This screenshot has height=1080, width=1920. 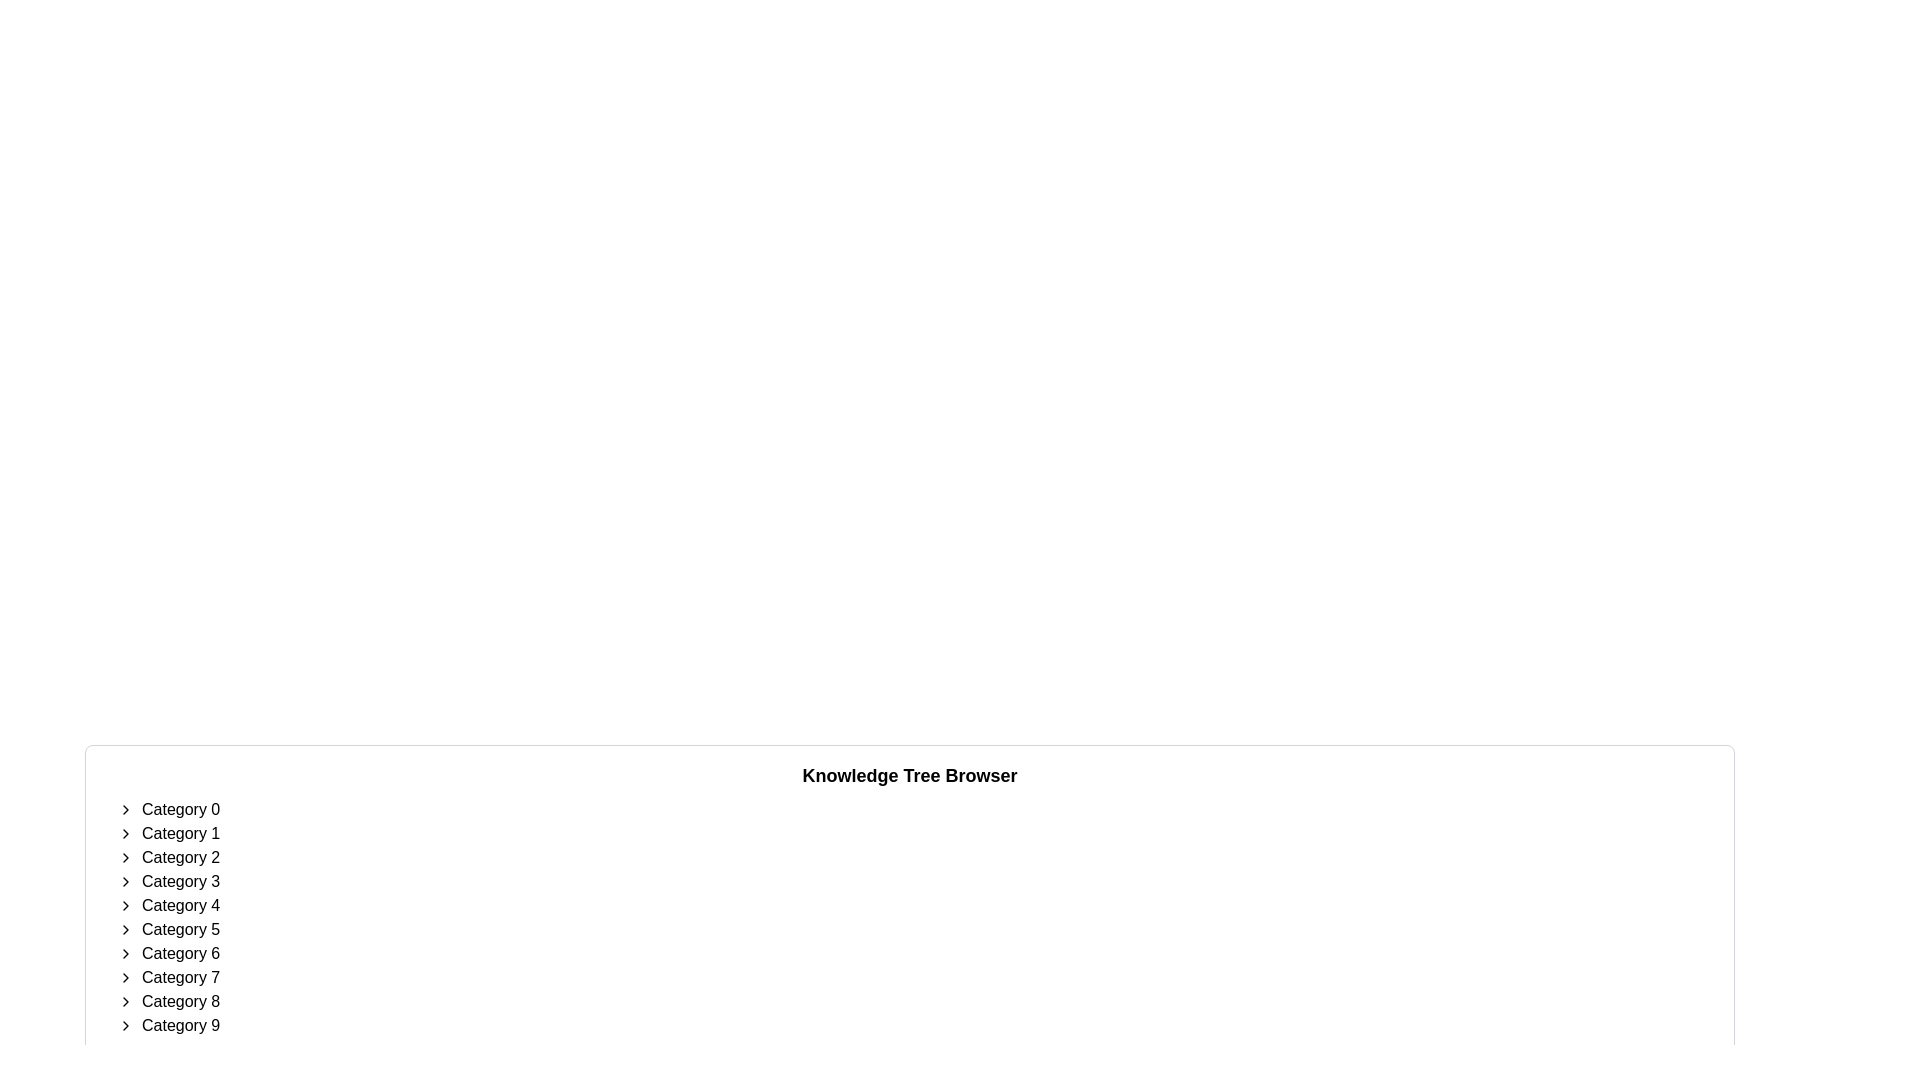 I want to click on the Icon (navigation indicator), so click(x=124, y=977).